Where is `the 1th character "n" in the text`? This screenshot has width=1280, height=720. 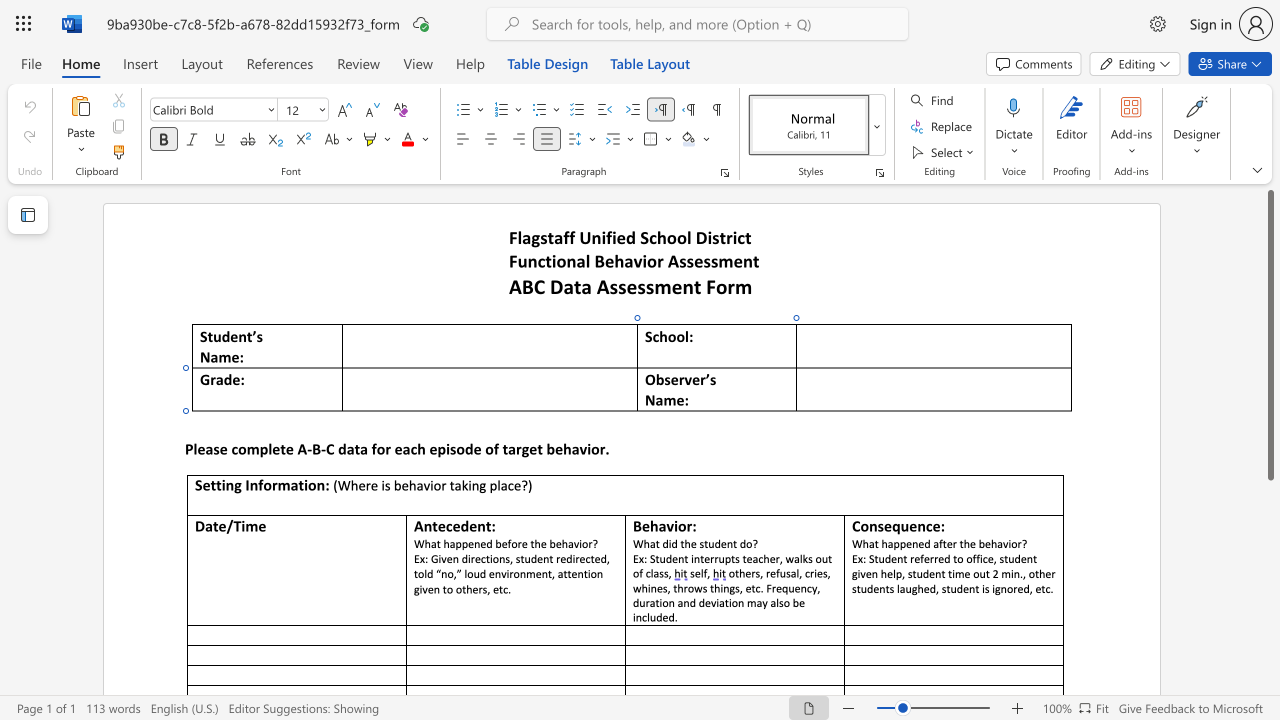
the 1th character "n" in the text is located at coordinates (474, 485).